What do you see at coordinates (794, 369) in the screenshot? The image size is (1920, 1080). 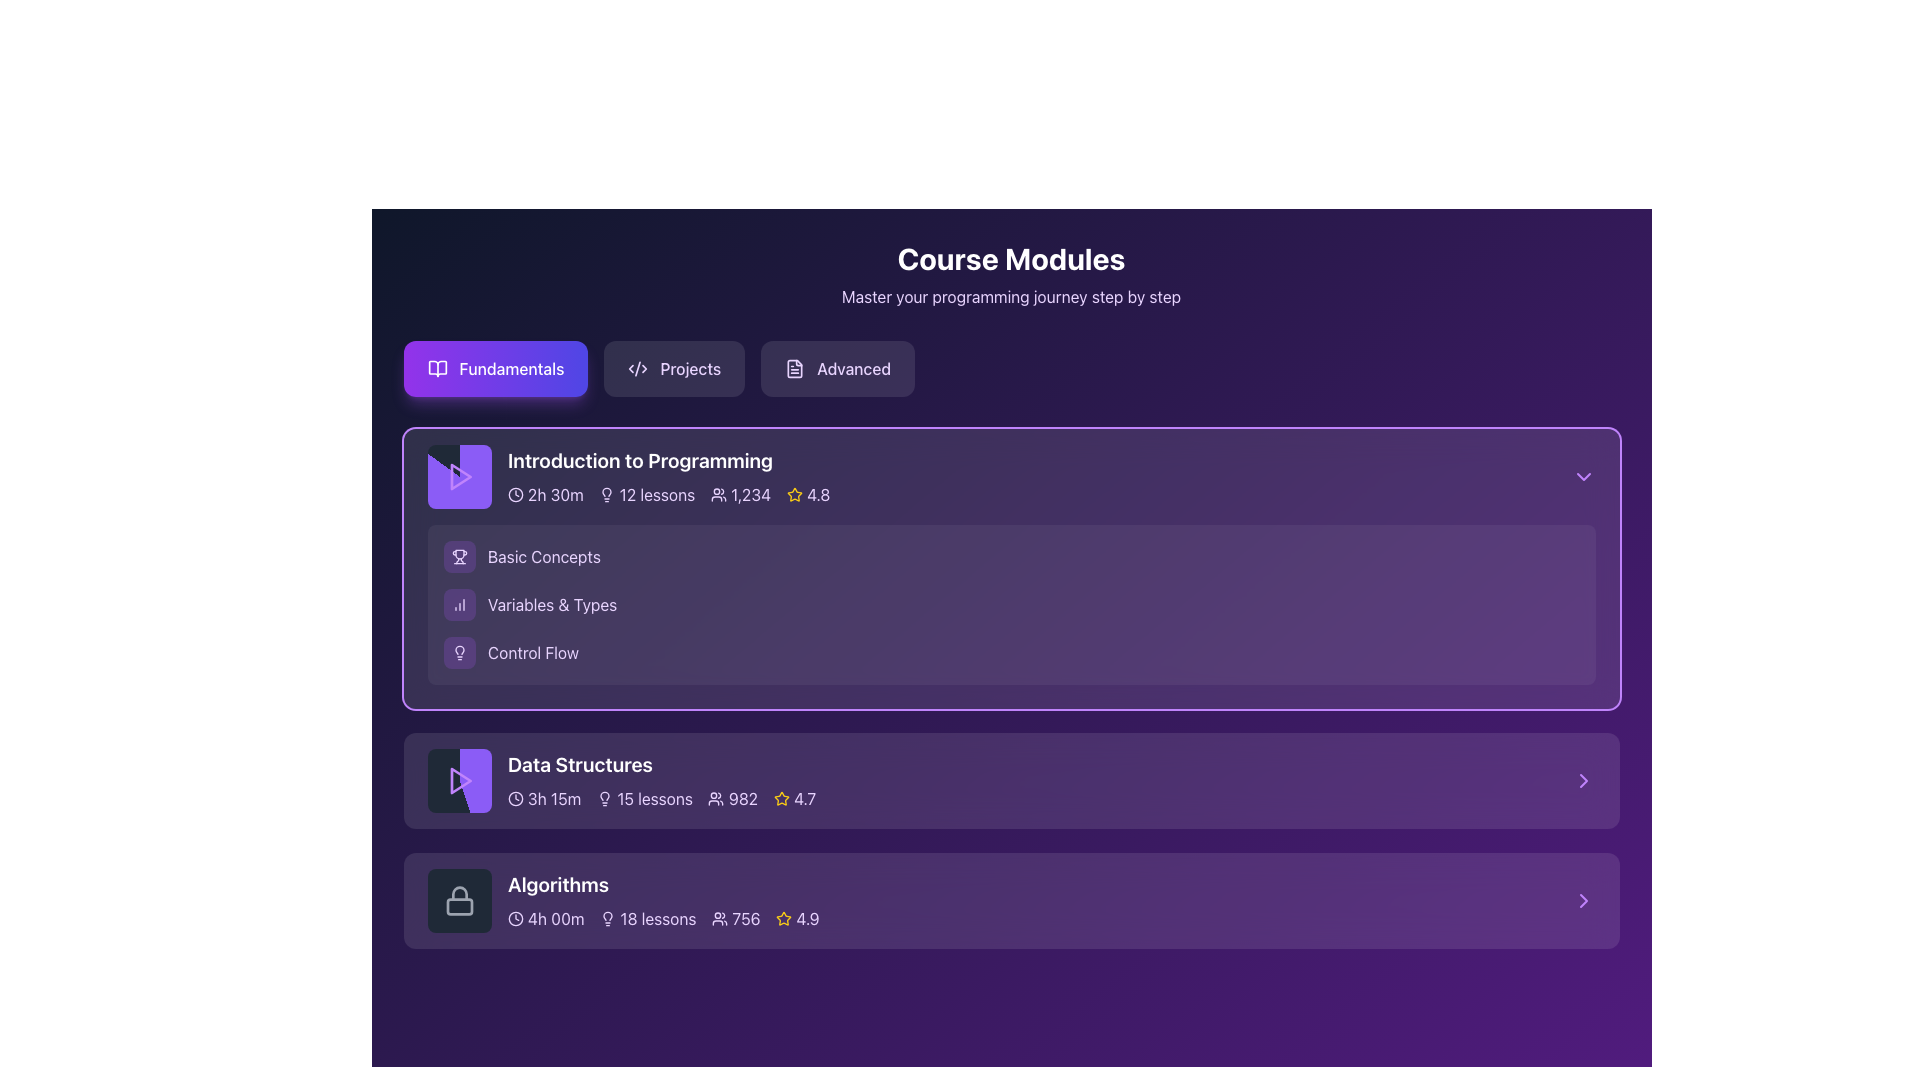 I see `the 'Advanced' navigation button, which is the rightmost button in a group of three buttons labeled 'Fundamentals', 'Projects', and 'Advanced'` at bounding box center [794, 369].